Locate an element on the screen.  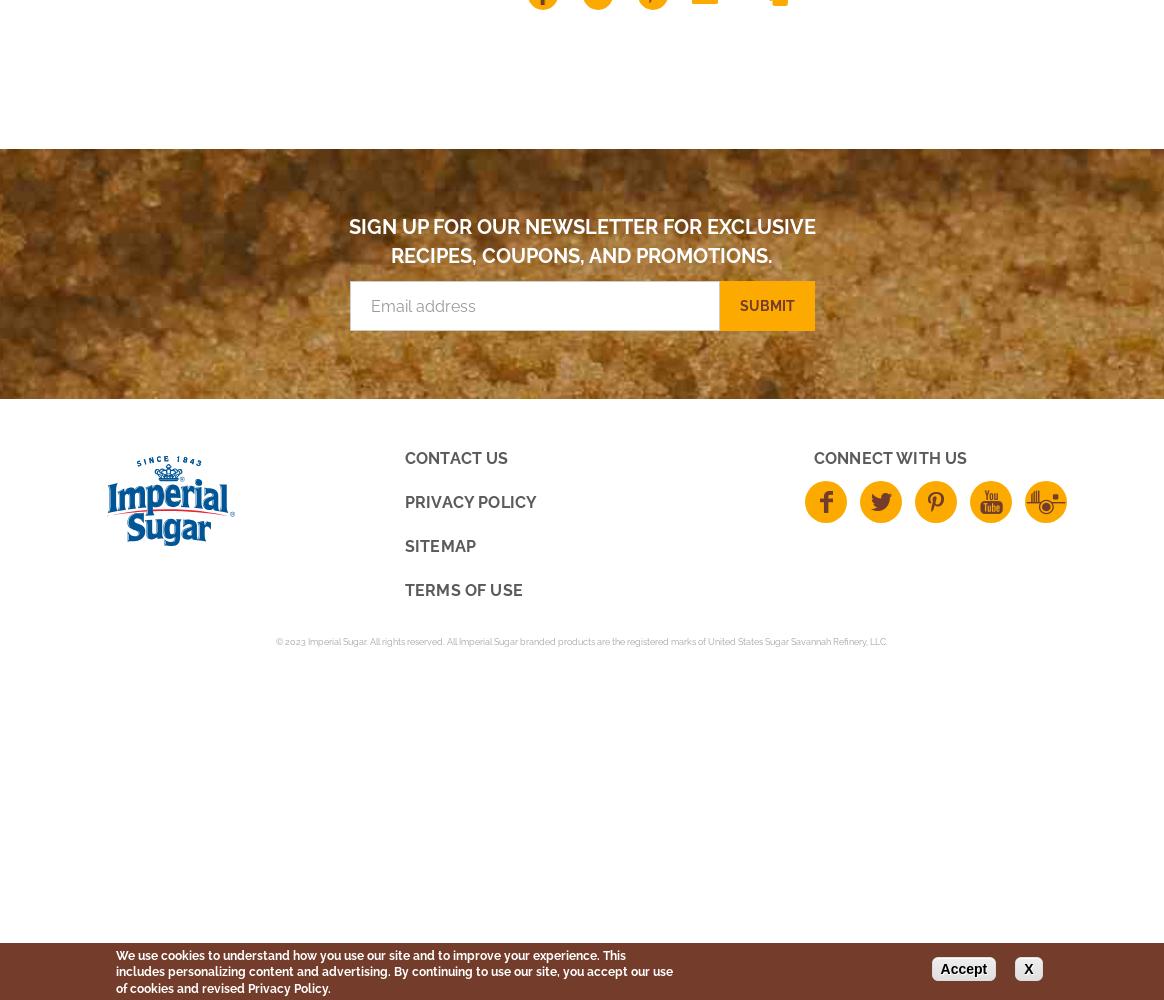
'Sitemap' is located at coordinates (439, 546).